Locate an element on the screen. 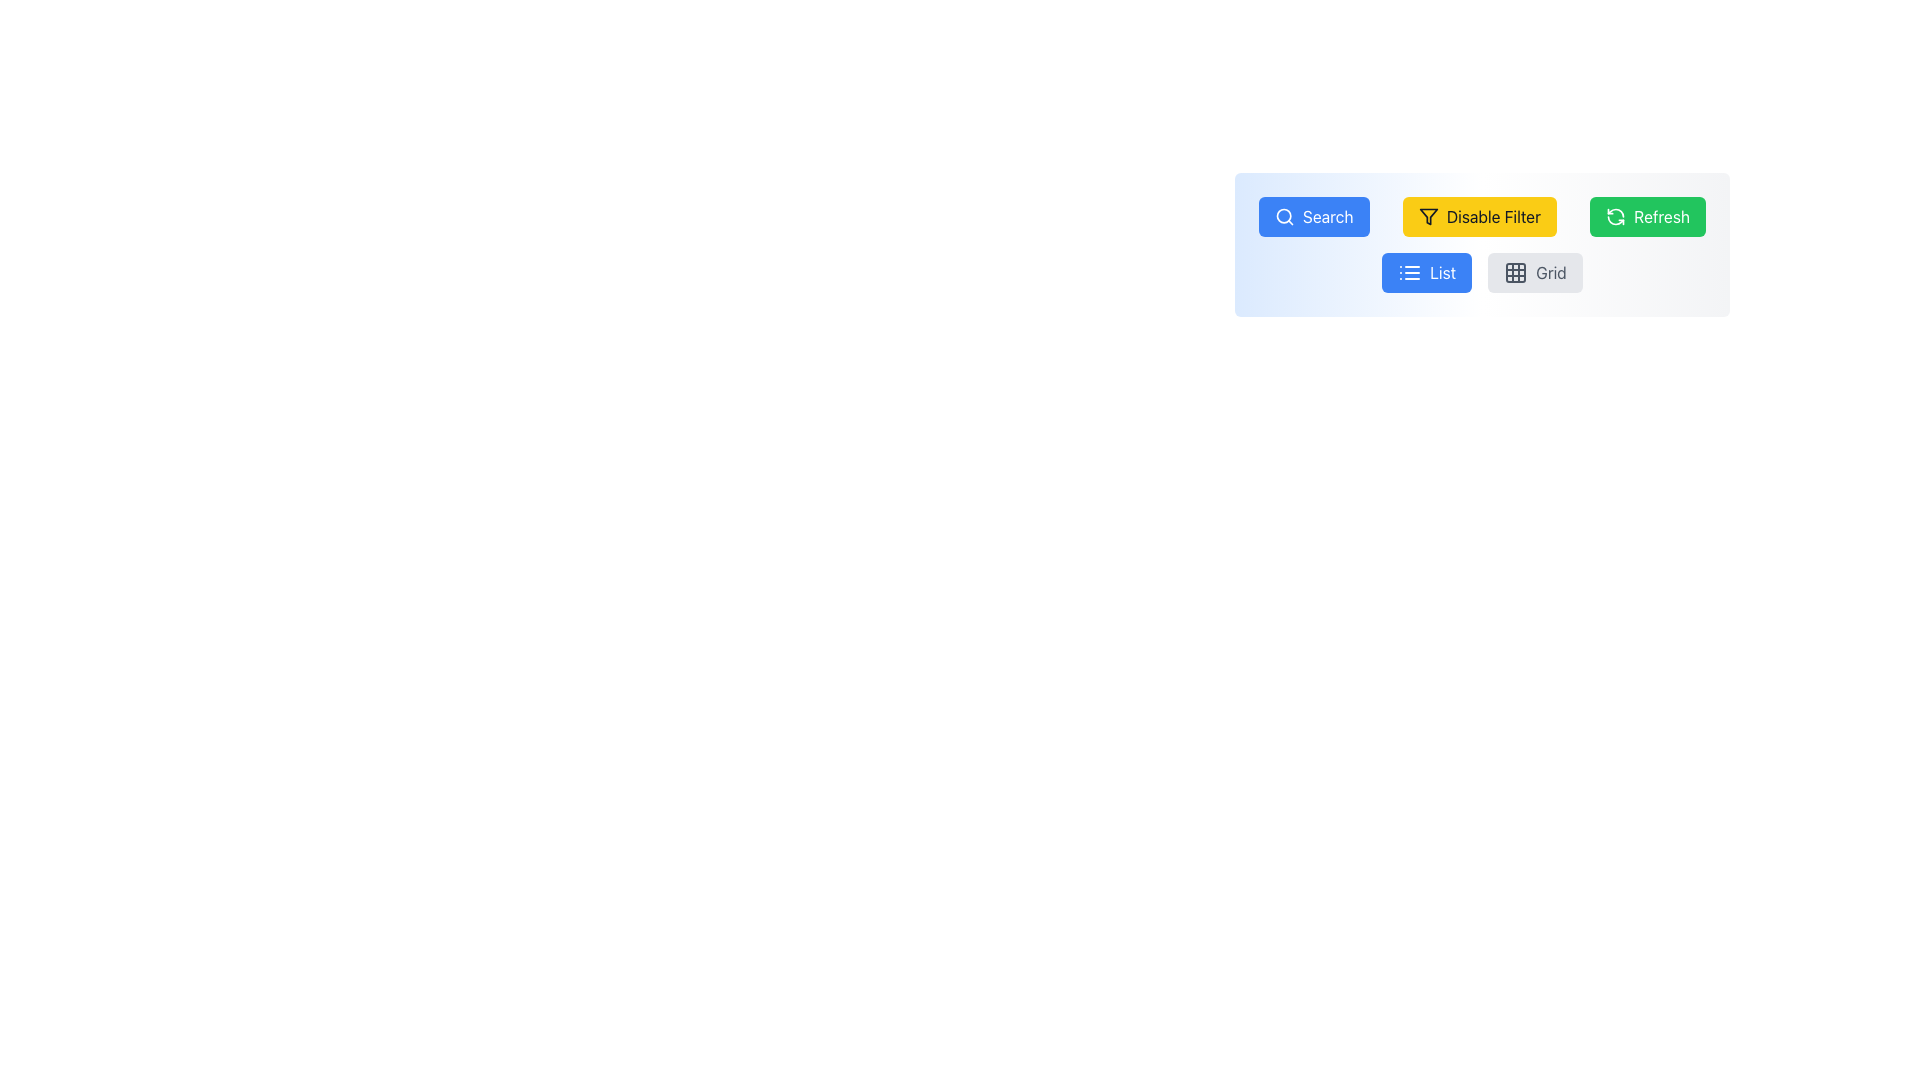 This screenshot has height=1080, width=1920. the 'Search' button located in the top-right corner of the interface, which contains a magnifying glass icon represented by a circle is located at coordinates (1283, 216).